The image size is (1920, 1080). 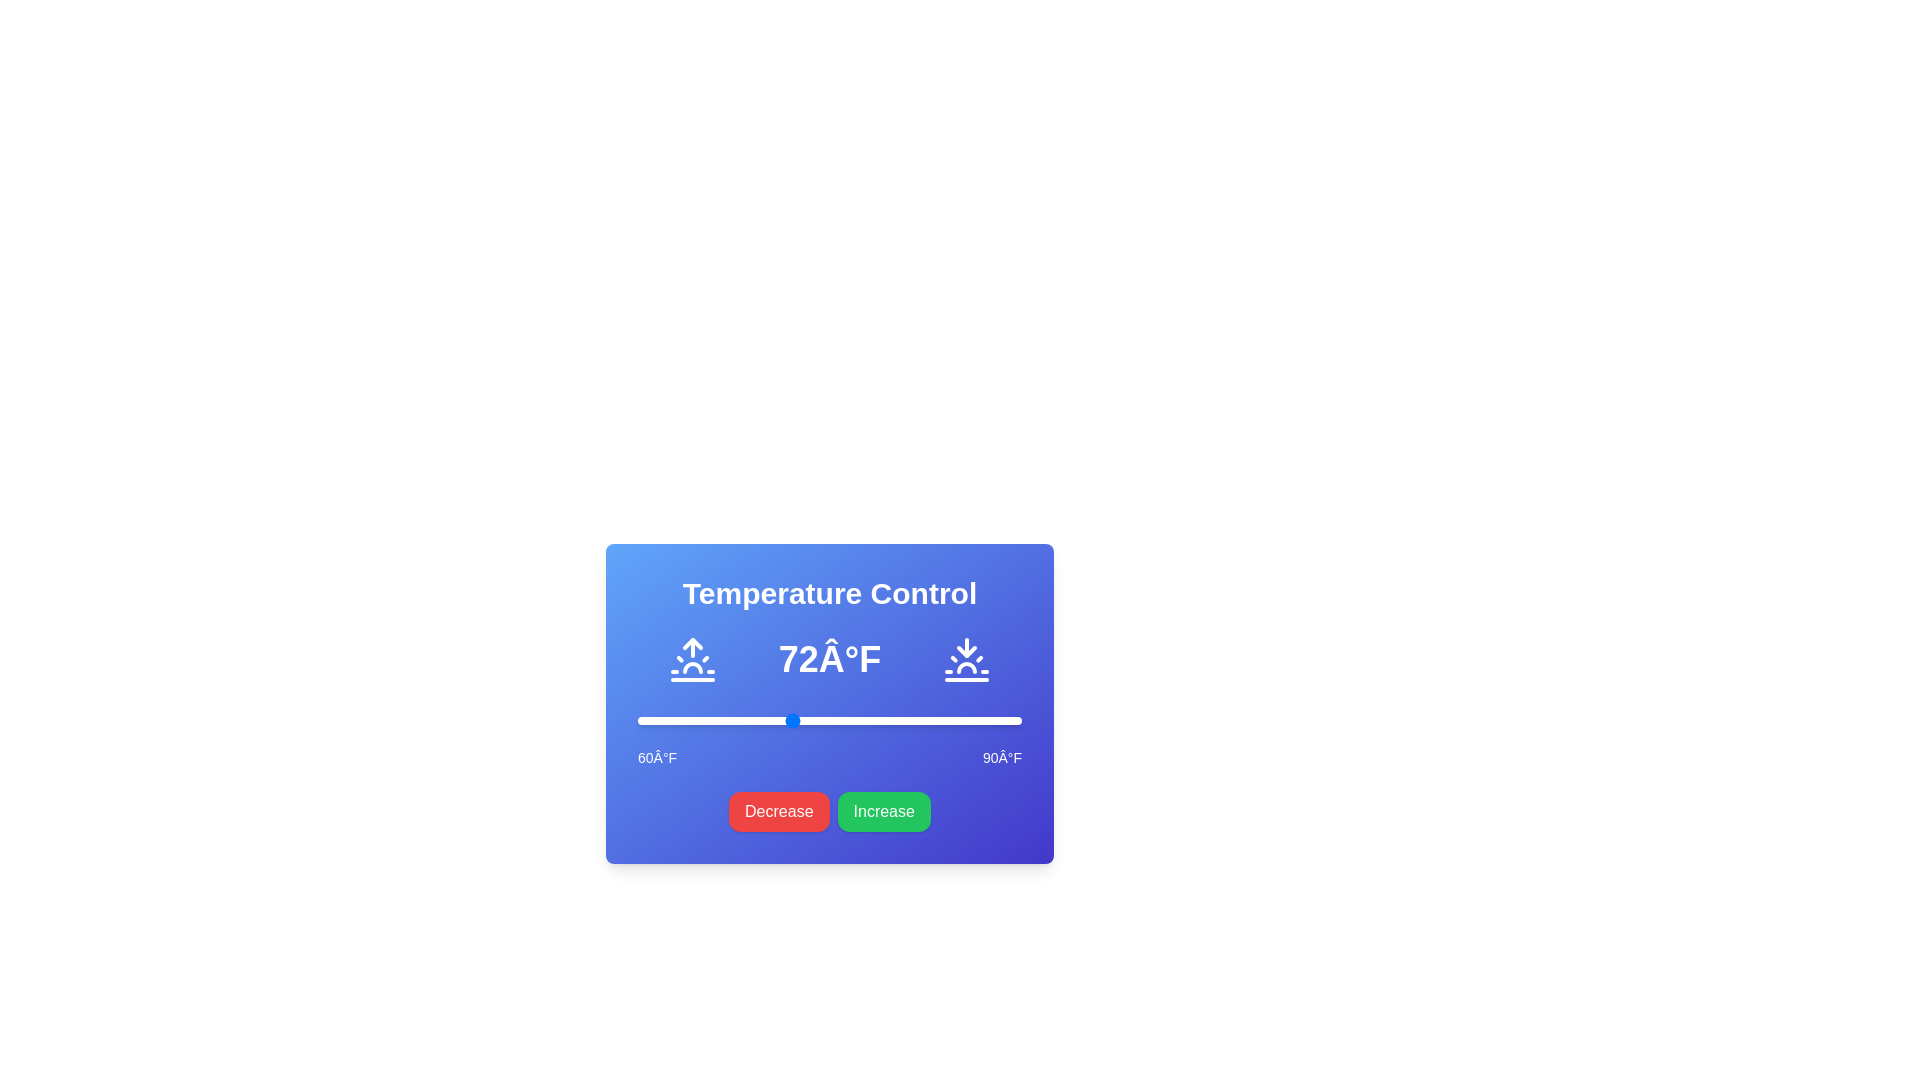 I want to click on the temperature to 80°F using the slider, so click(x=892, y=721).